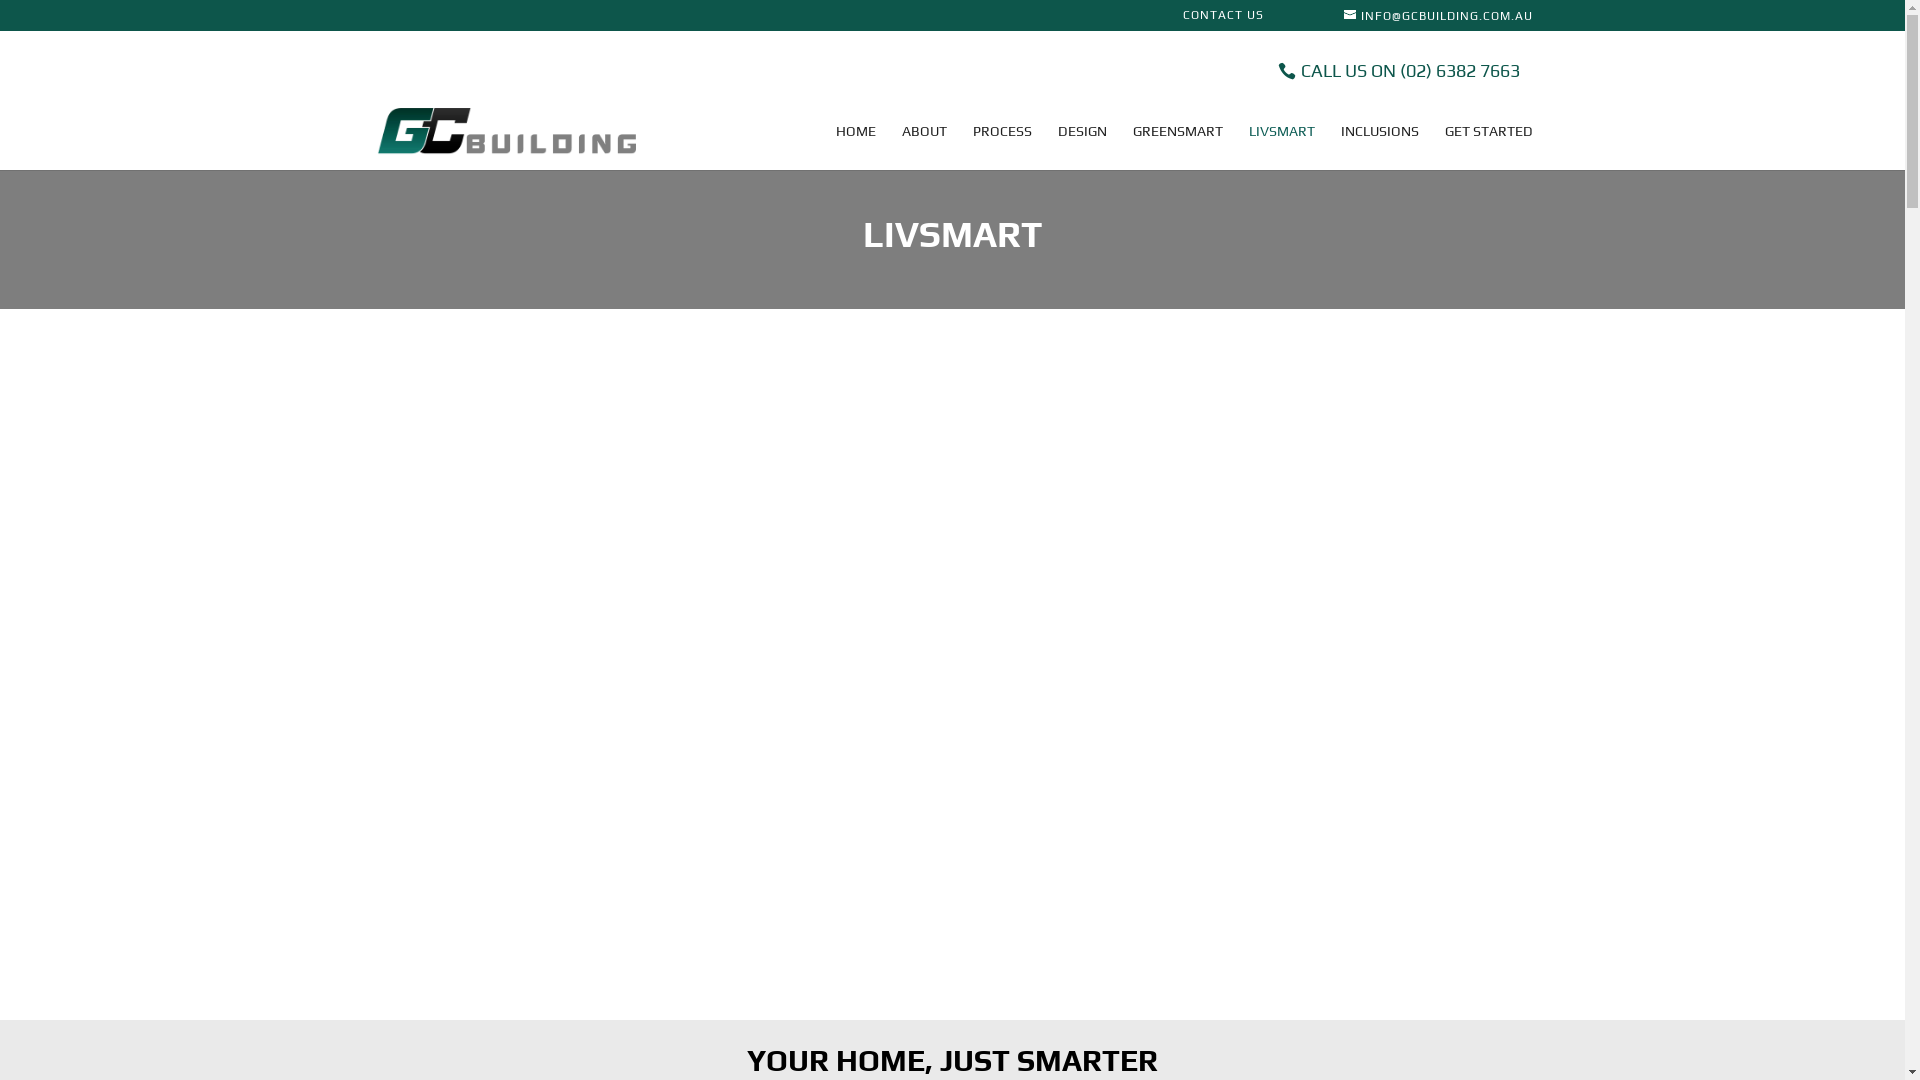  Describe the element at coordinates (1281, 145) in the screenshot. I see `'LIVSMART'` at that location.